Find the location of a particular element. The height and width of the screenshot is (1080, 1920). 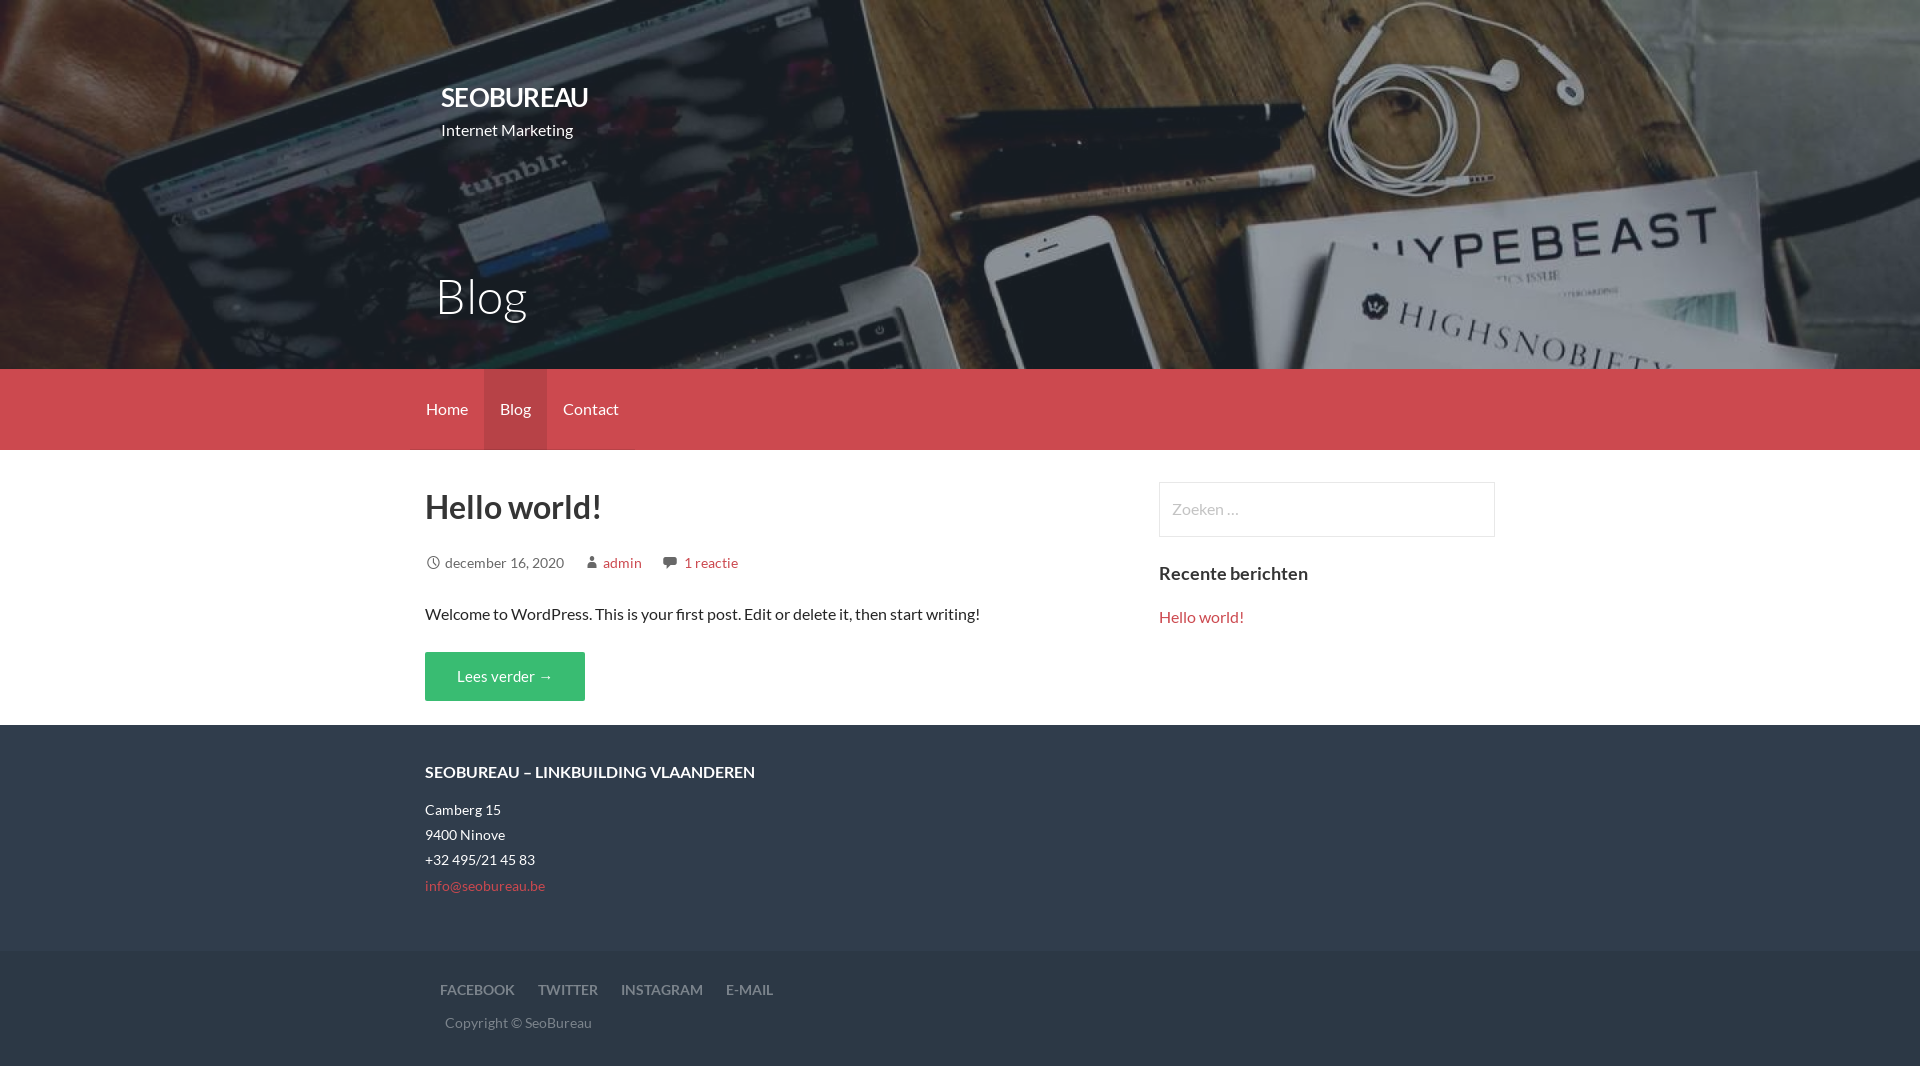

'E-MAIL' is located at coordinates (724, 988).